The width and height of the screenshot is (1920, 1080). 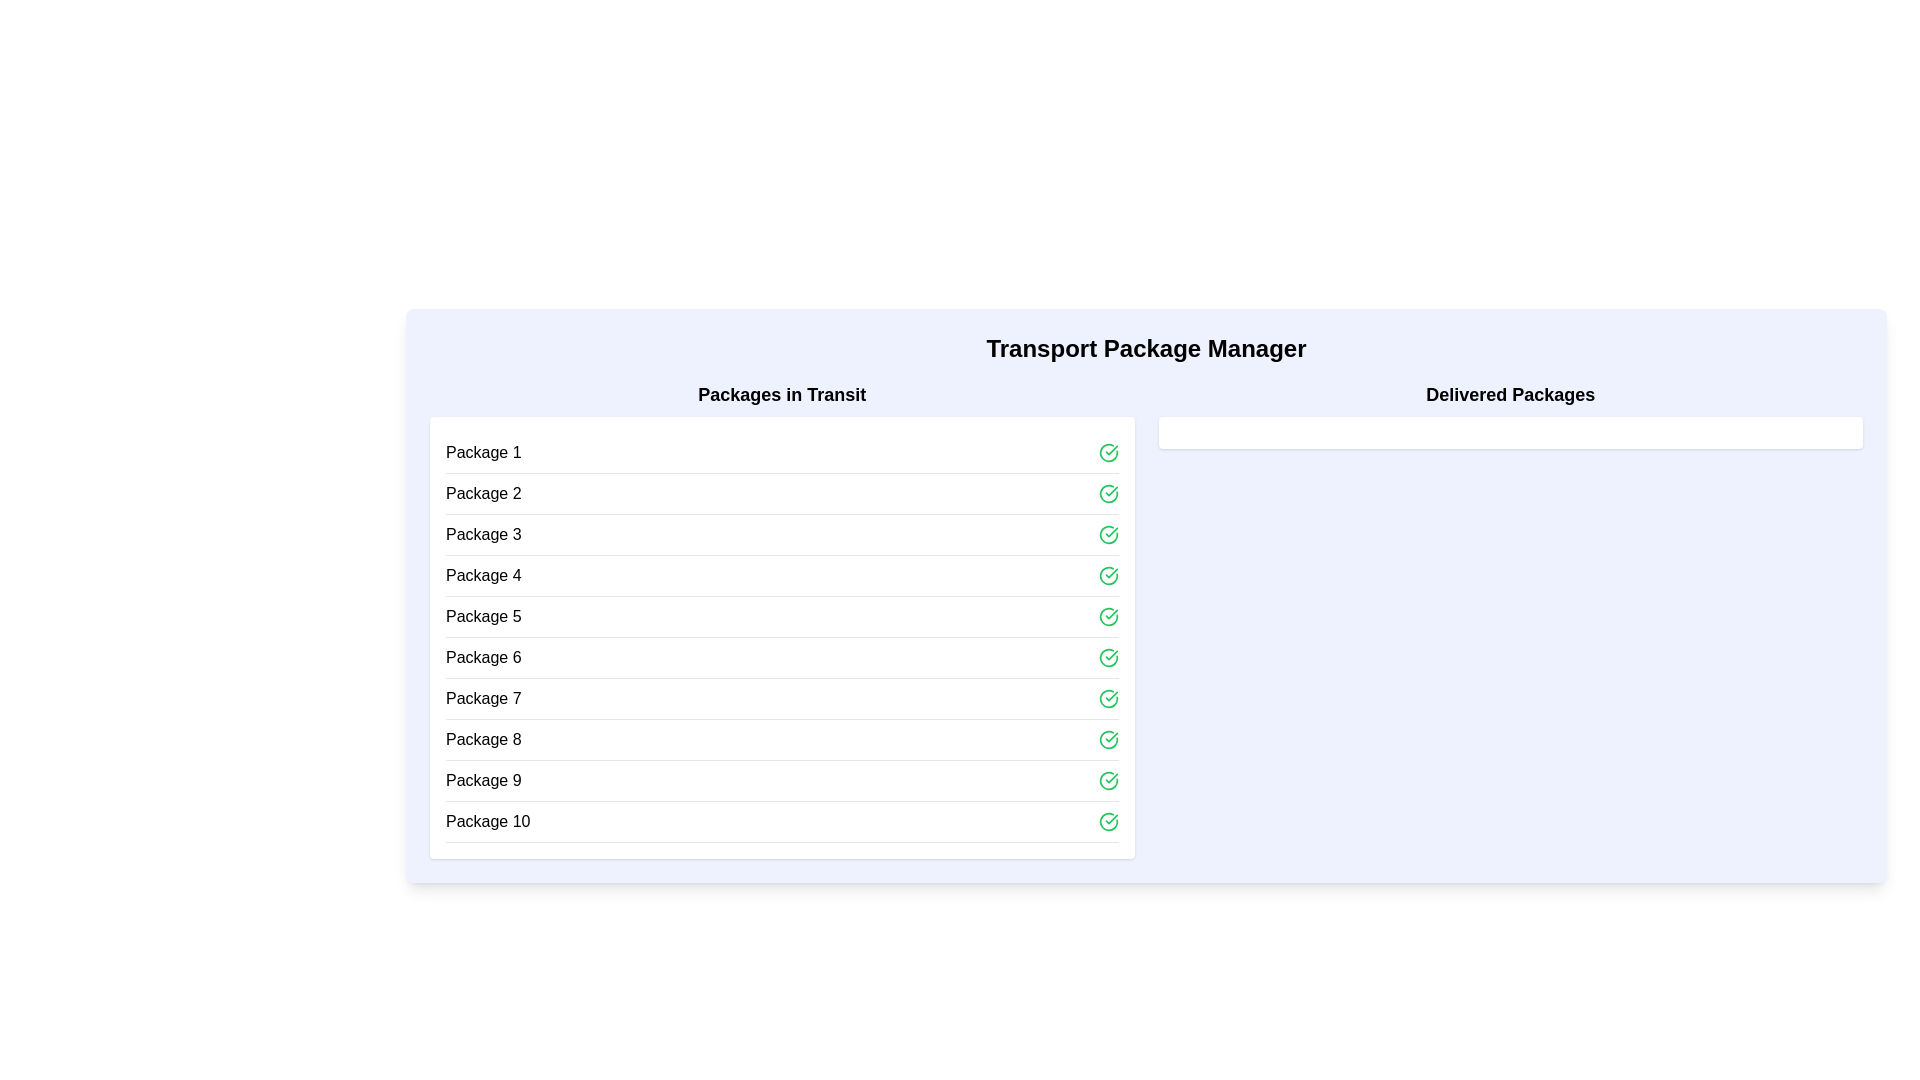 What do you see at coordinates (781, 822) in the screenshot?
I see `the last list item representing 'Package 10' in the 'Packages in Transit' column` at bounding box center [781, 822].